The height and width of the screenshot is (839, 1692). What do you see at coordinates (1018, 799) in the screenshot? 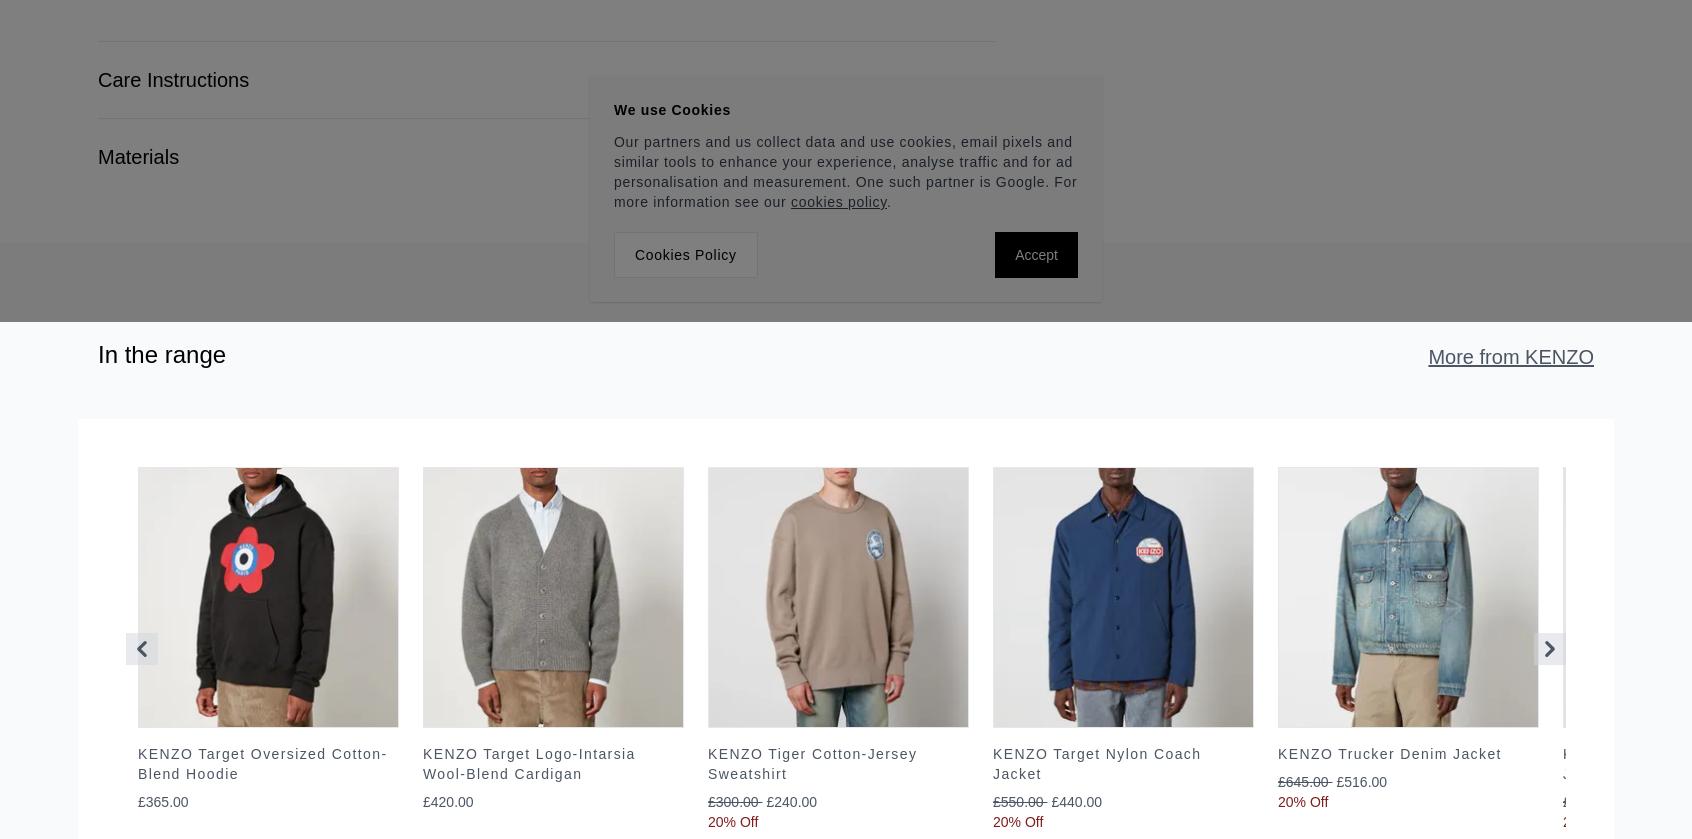
I see `'£550.00'` at bounding box center [1018, 799].